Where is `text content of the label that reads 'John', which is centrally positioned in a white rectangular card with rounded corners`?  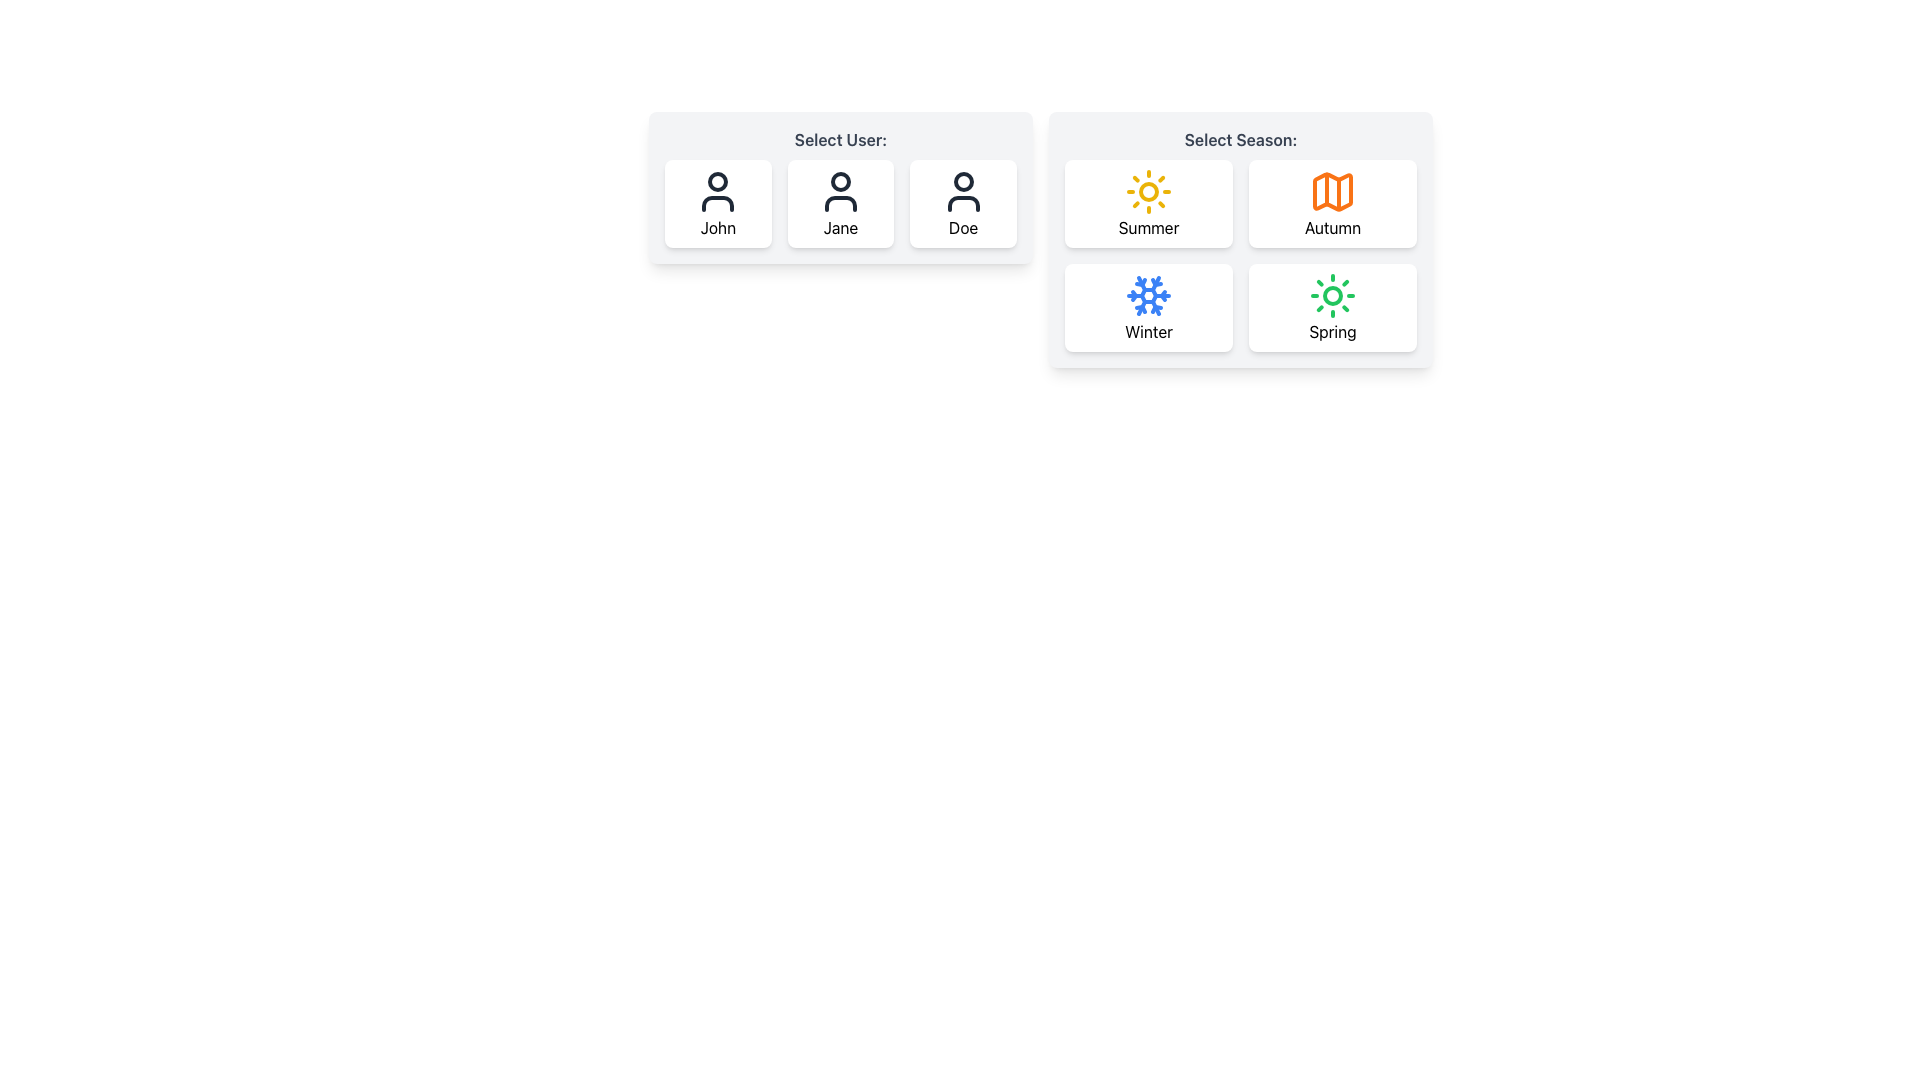 text content of the label that reads 'John', which is centrally positioned in a white rectangular card with rounded corners is located at coordinates (718, 226).